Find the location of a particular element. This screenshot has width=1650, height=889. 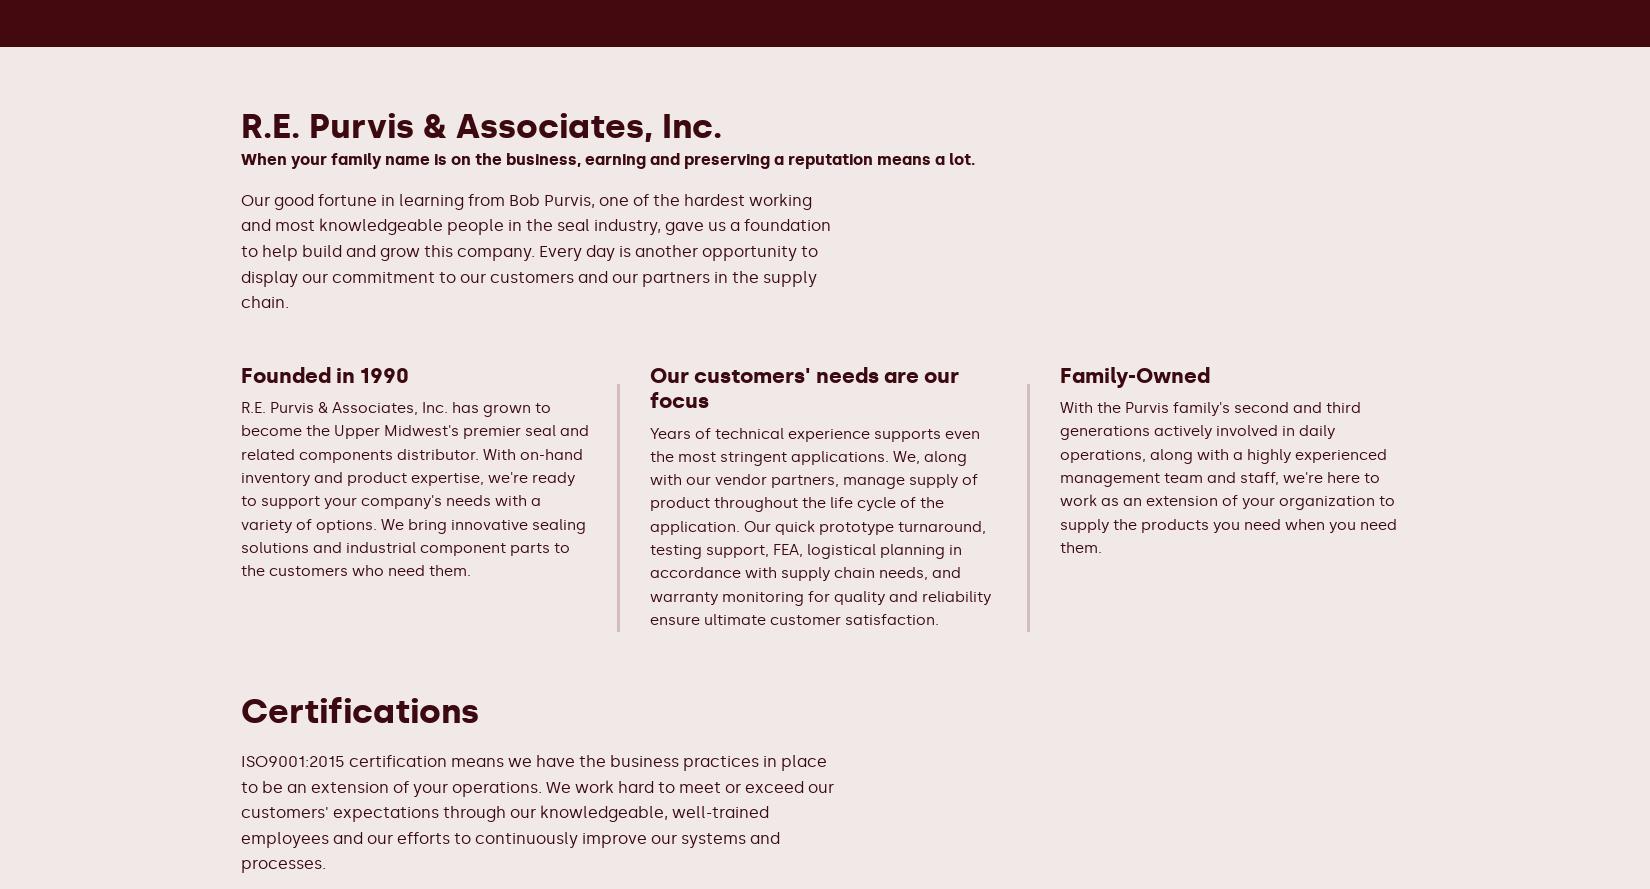

'Years of technical experience supports even the most stringent applications. We, along with our vendor partners, manage supply of product throughout the life cycle of the application. Our quick prototype turnaround, testing support, FEA, logistical planning in accordance with supply chain needs, and warranty monitoring for quality and reliability ensure ultimate customer satisfaction.' is located at coordinates (819, 526).